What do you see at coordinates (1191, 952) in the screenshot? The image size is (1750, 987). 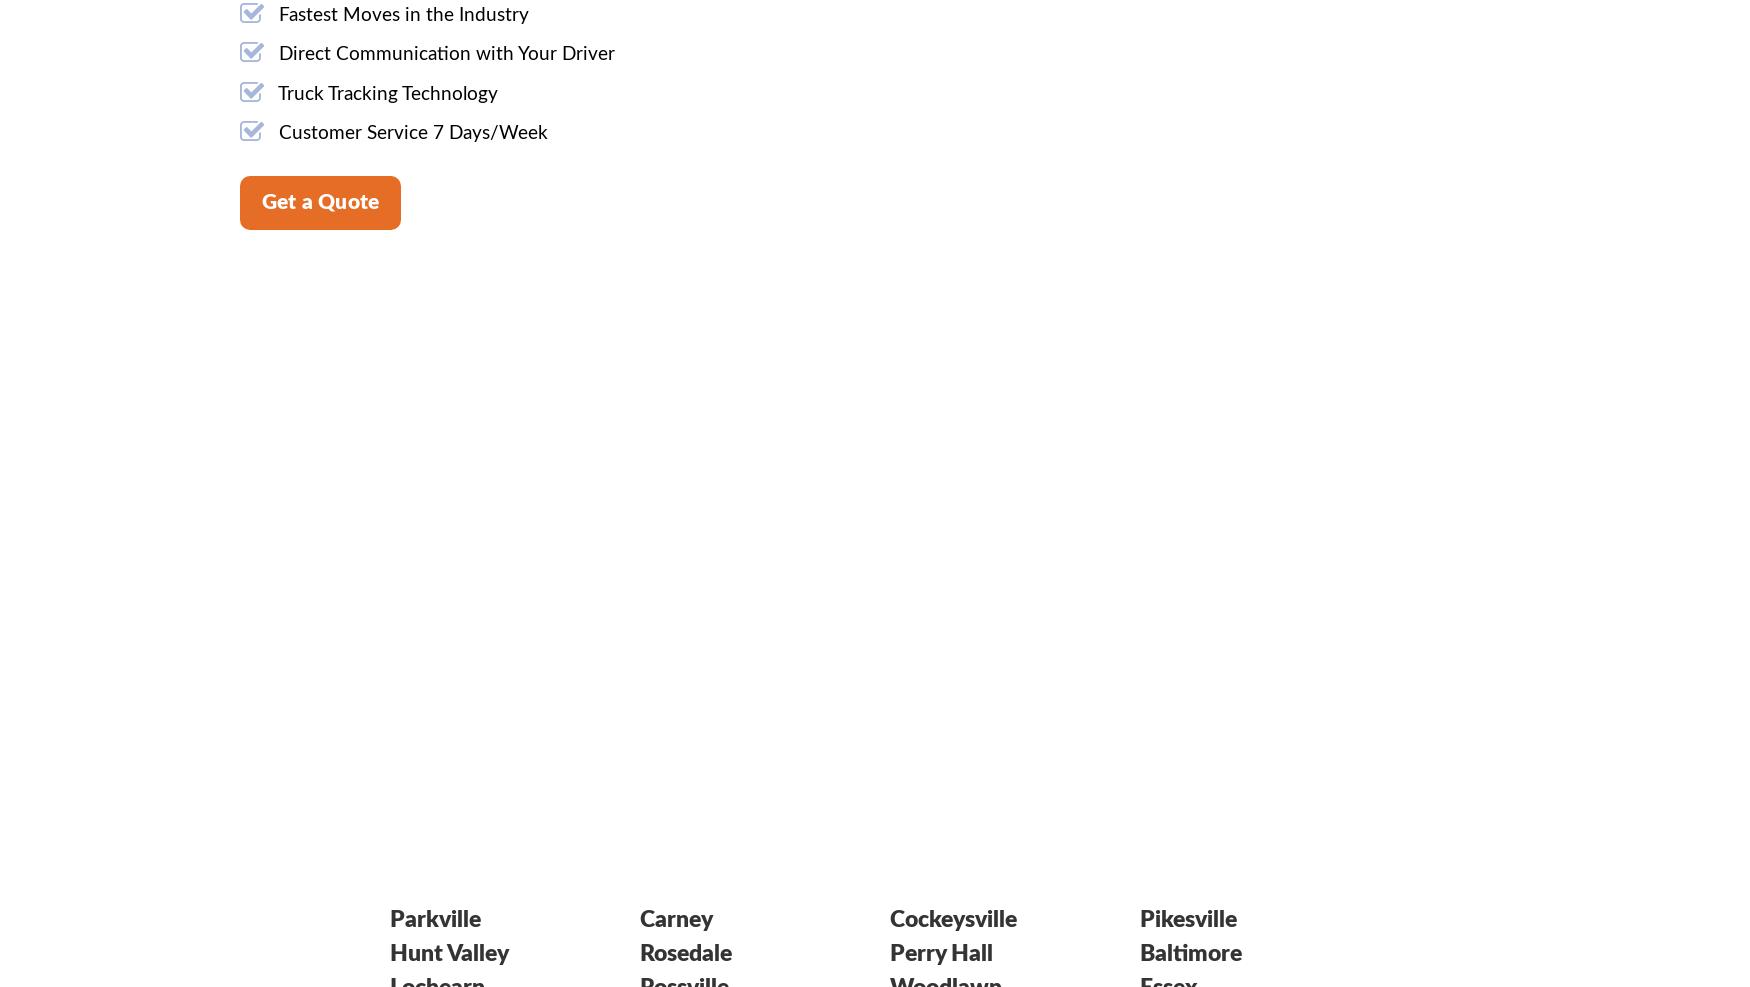 I see `'Baltimore'` at bounding box center [1191, 952].